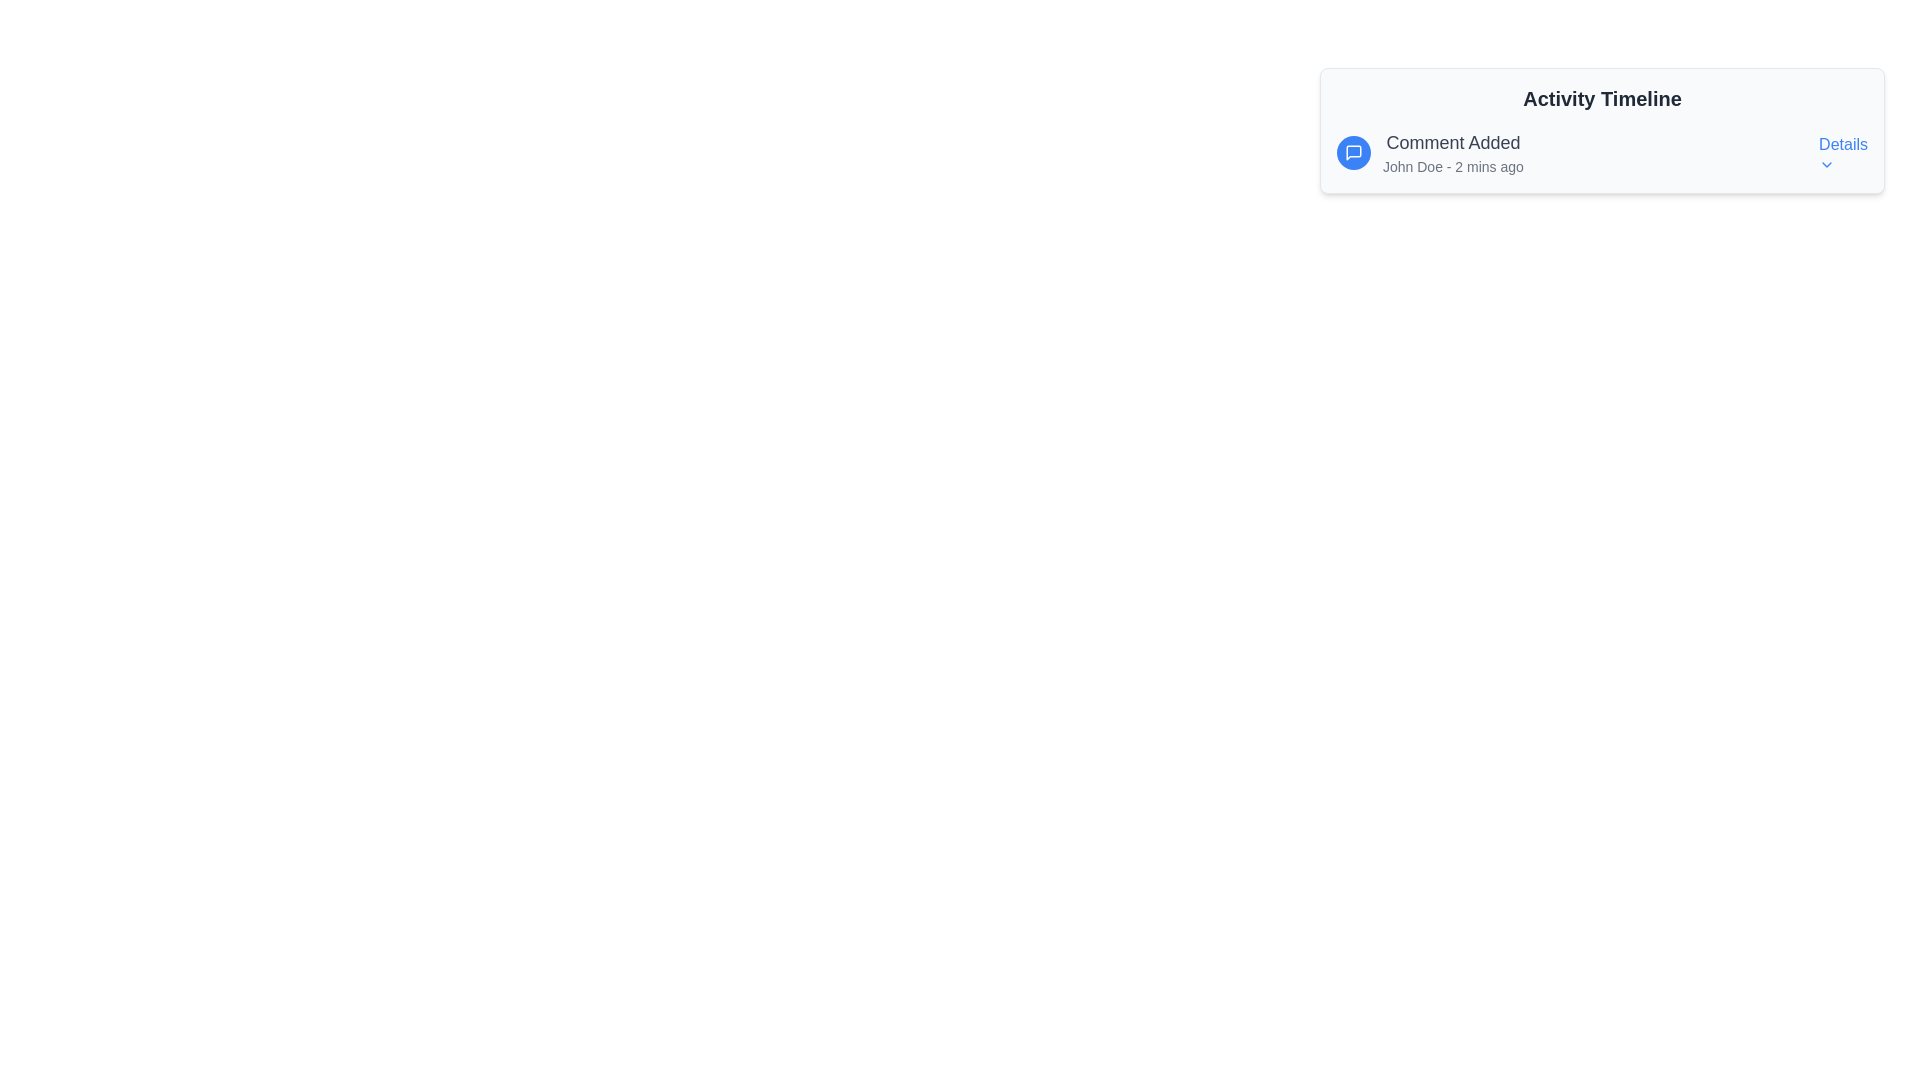  Describe the element at coordinates (1353, 152) in the screenshot. I see `the messaging/commenting icon located inside the 'Activity Timeline' notification box, next to the 'Comment Added' text` at that location.